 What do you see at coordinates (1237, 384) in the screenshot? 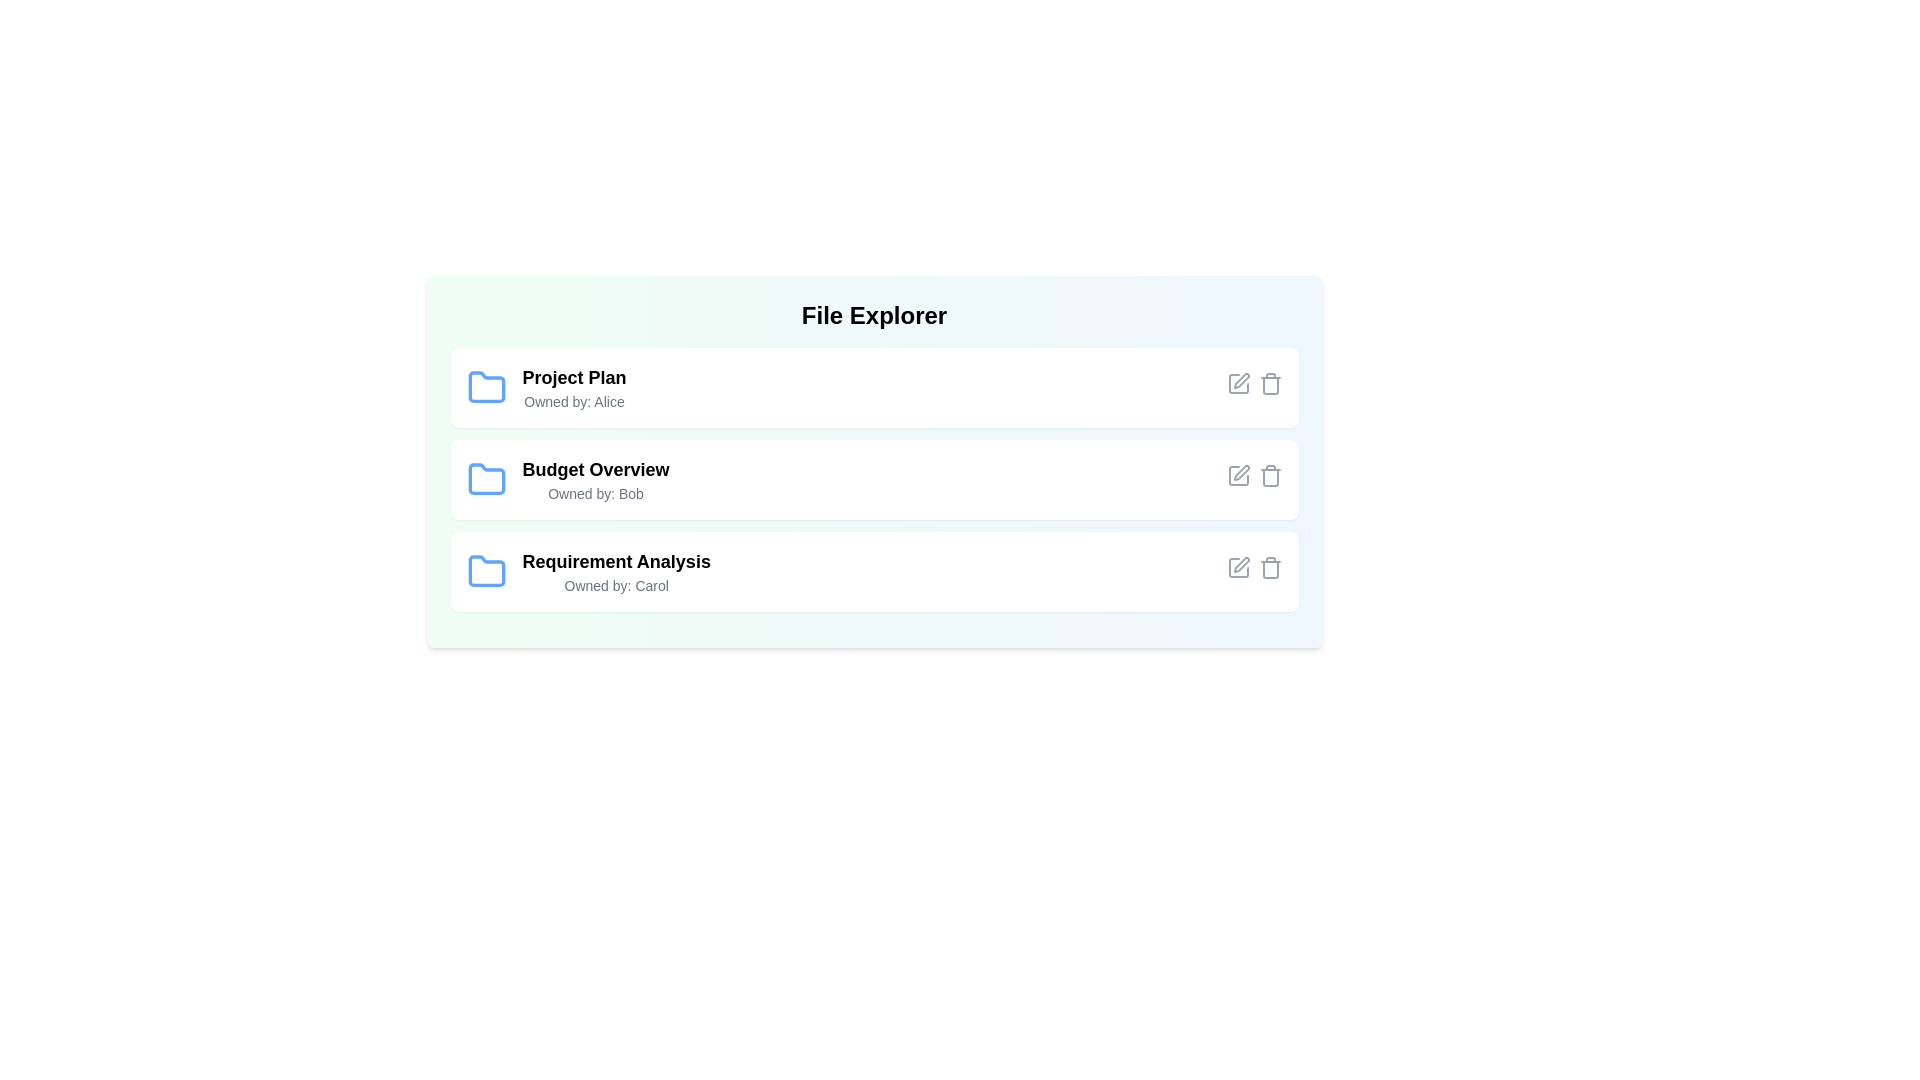
I see `the edit icon for the file Project Plan` at bounding box center [1237, 384].